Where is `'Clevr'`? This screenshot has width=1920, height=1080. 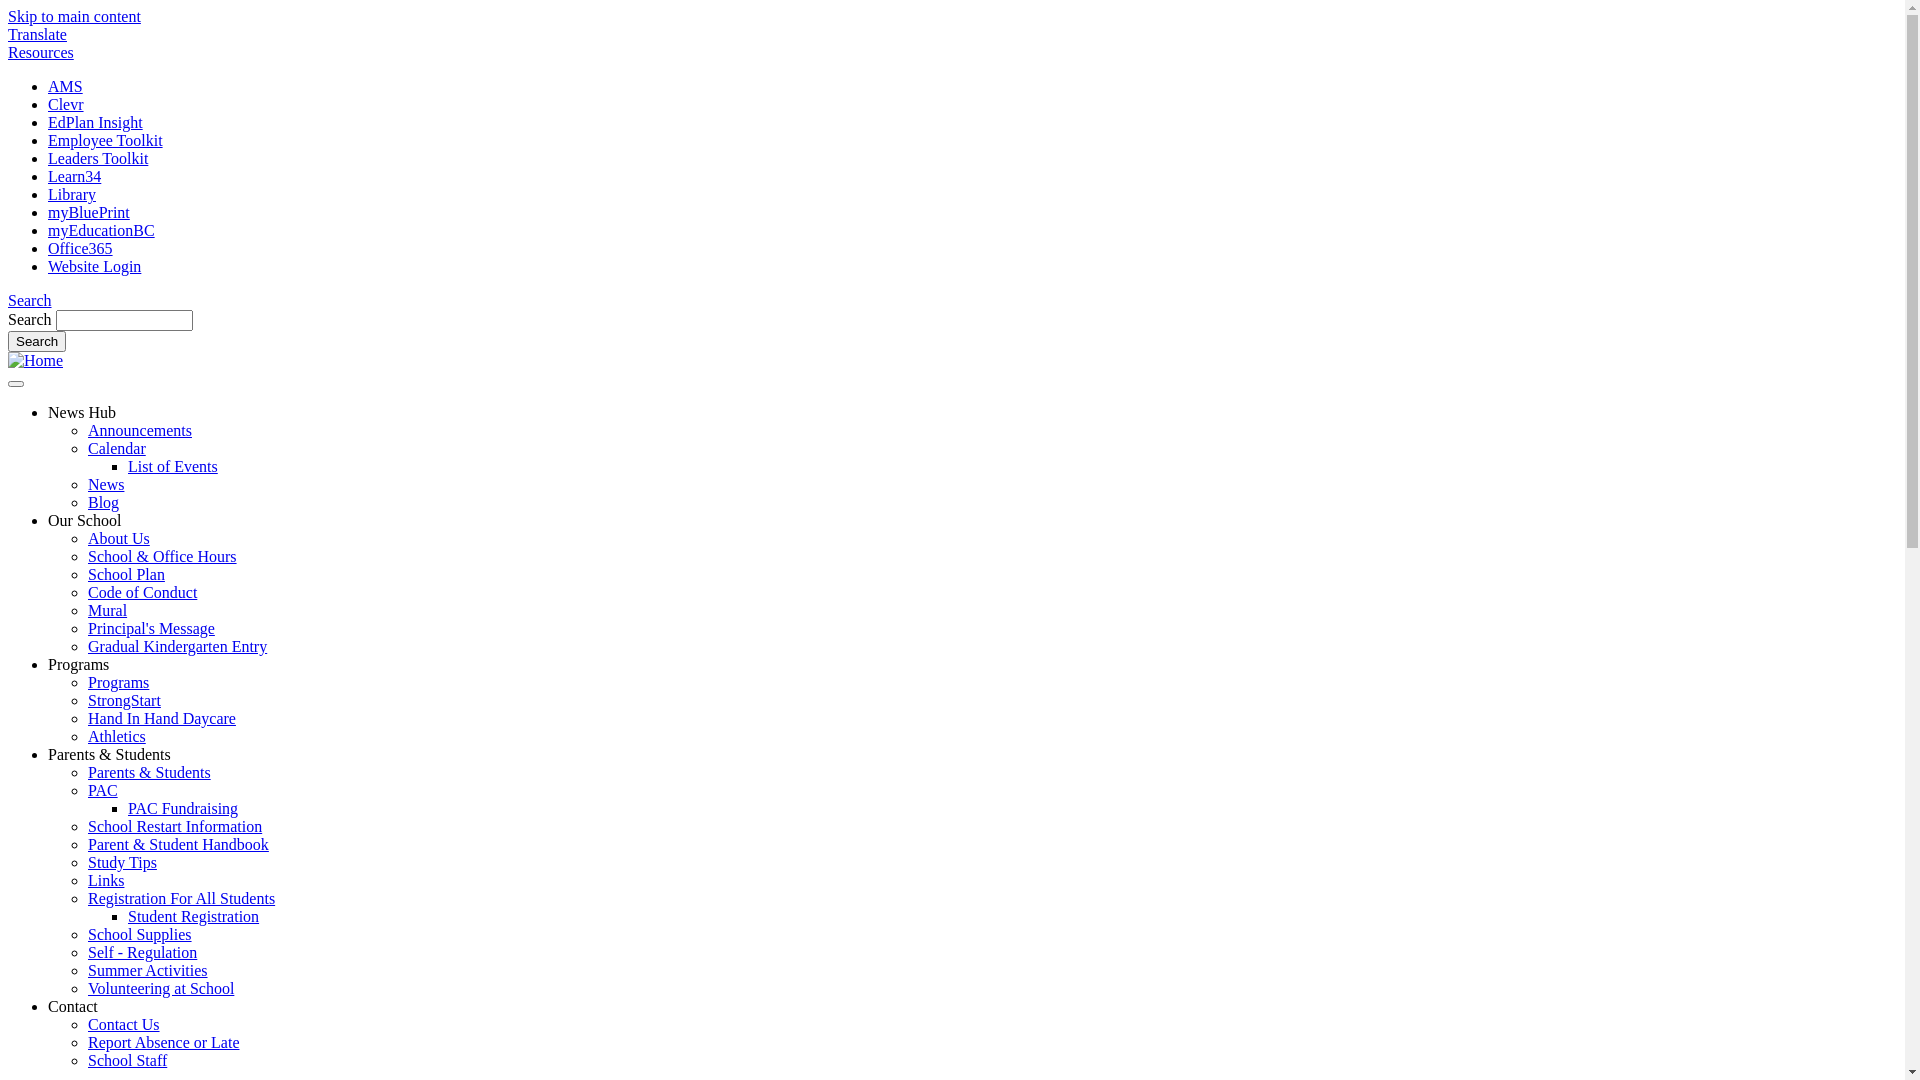 'Clevr' is located at coordinates (66, 104).